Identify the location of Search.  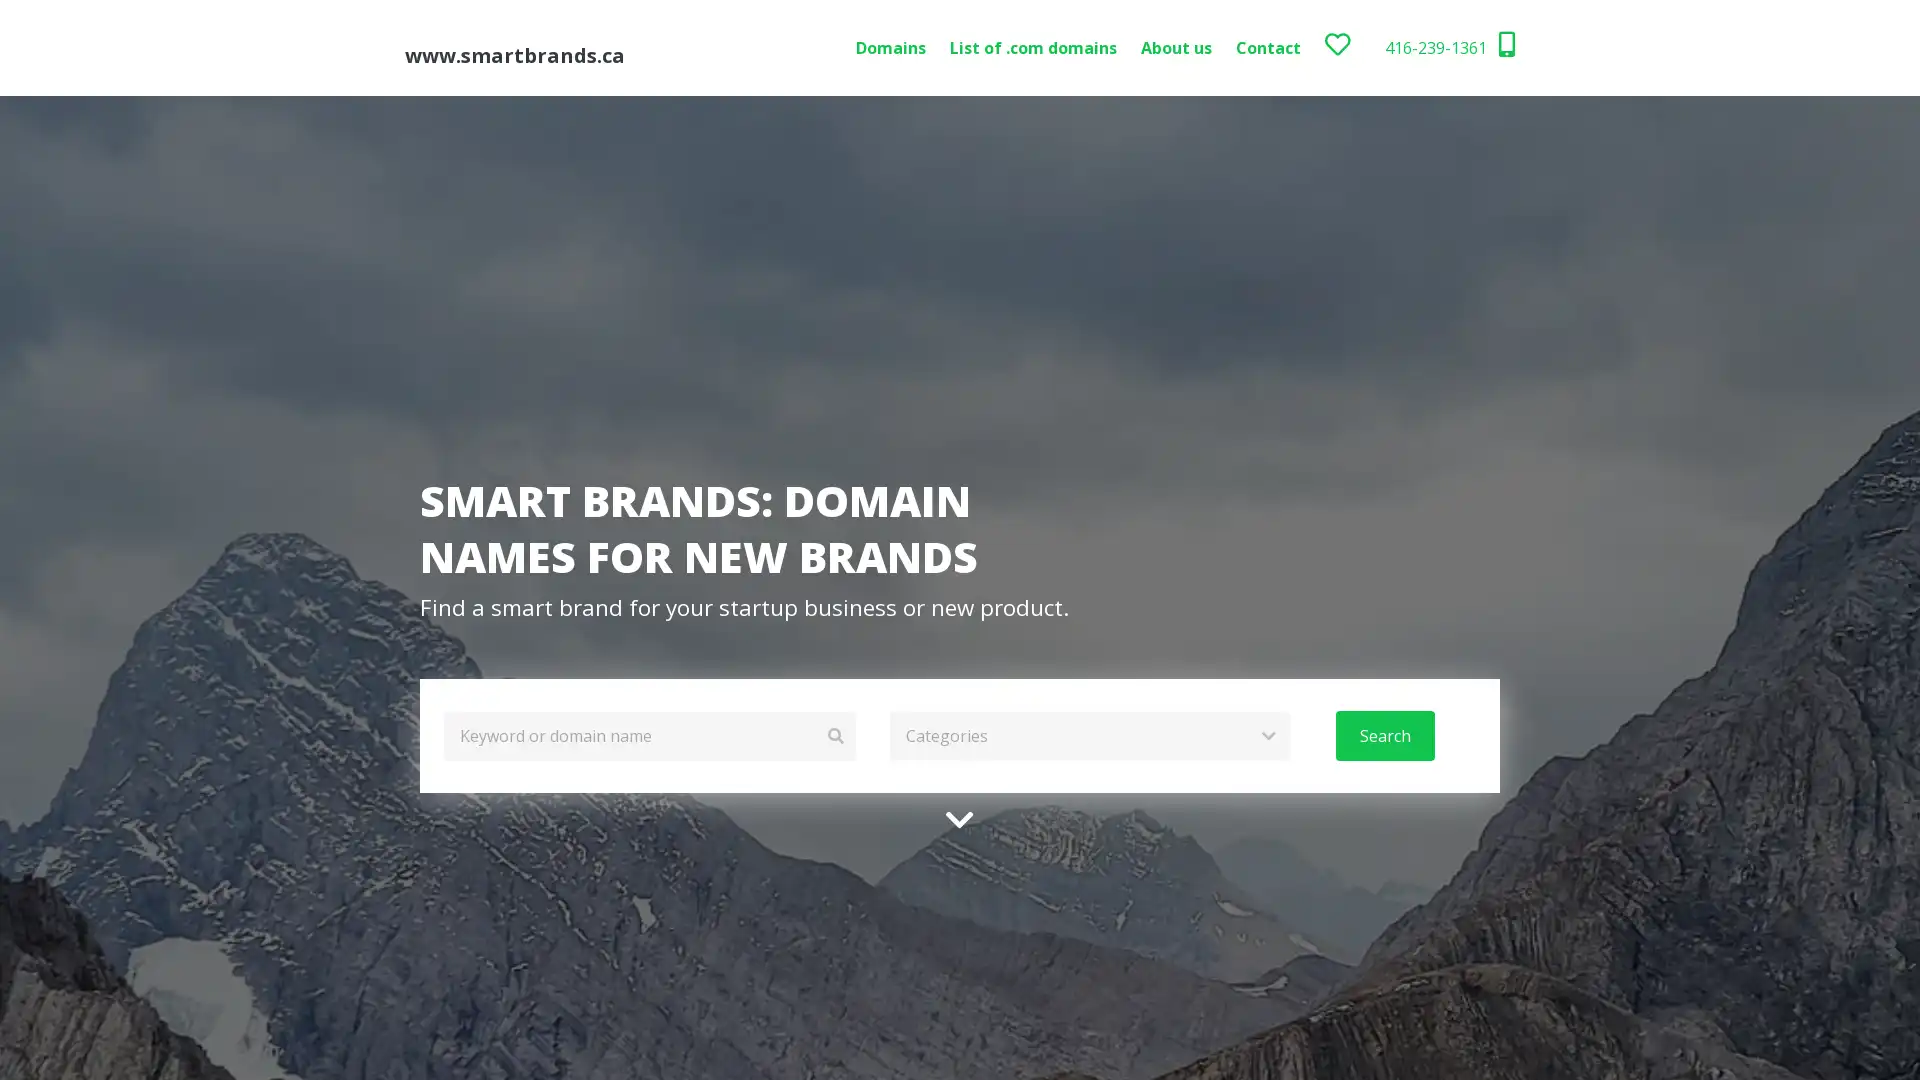
(1383, 735).